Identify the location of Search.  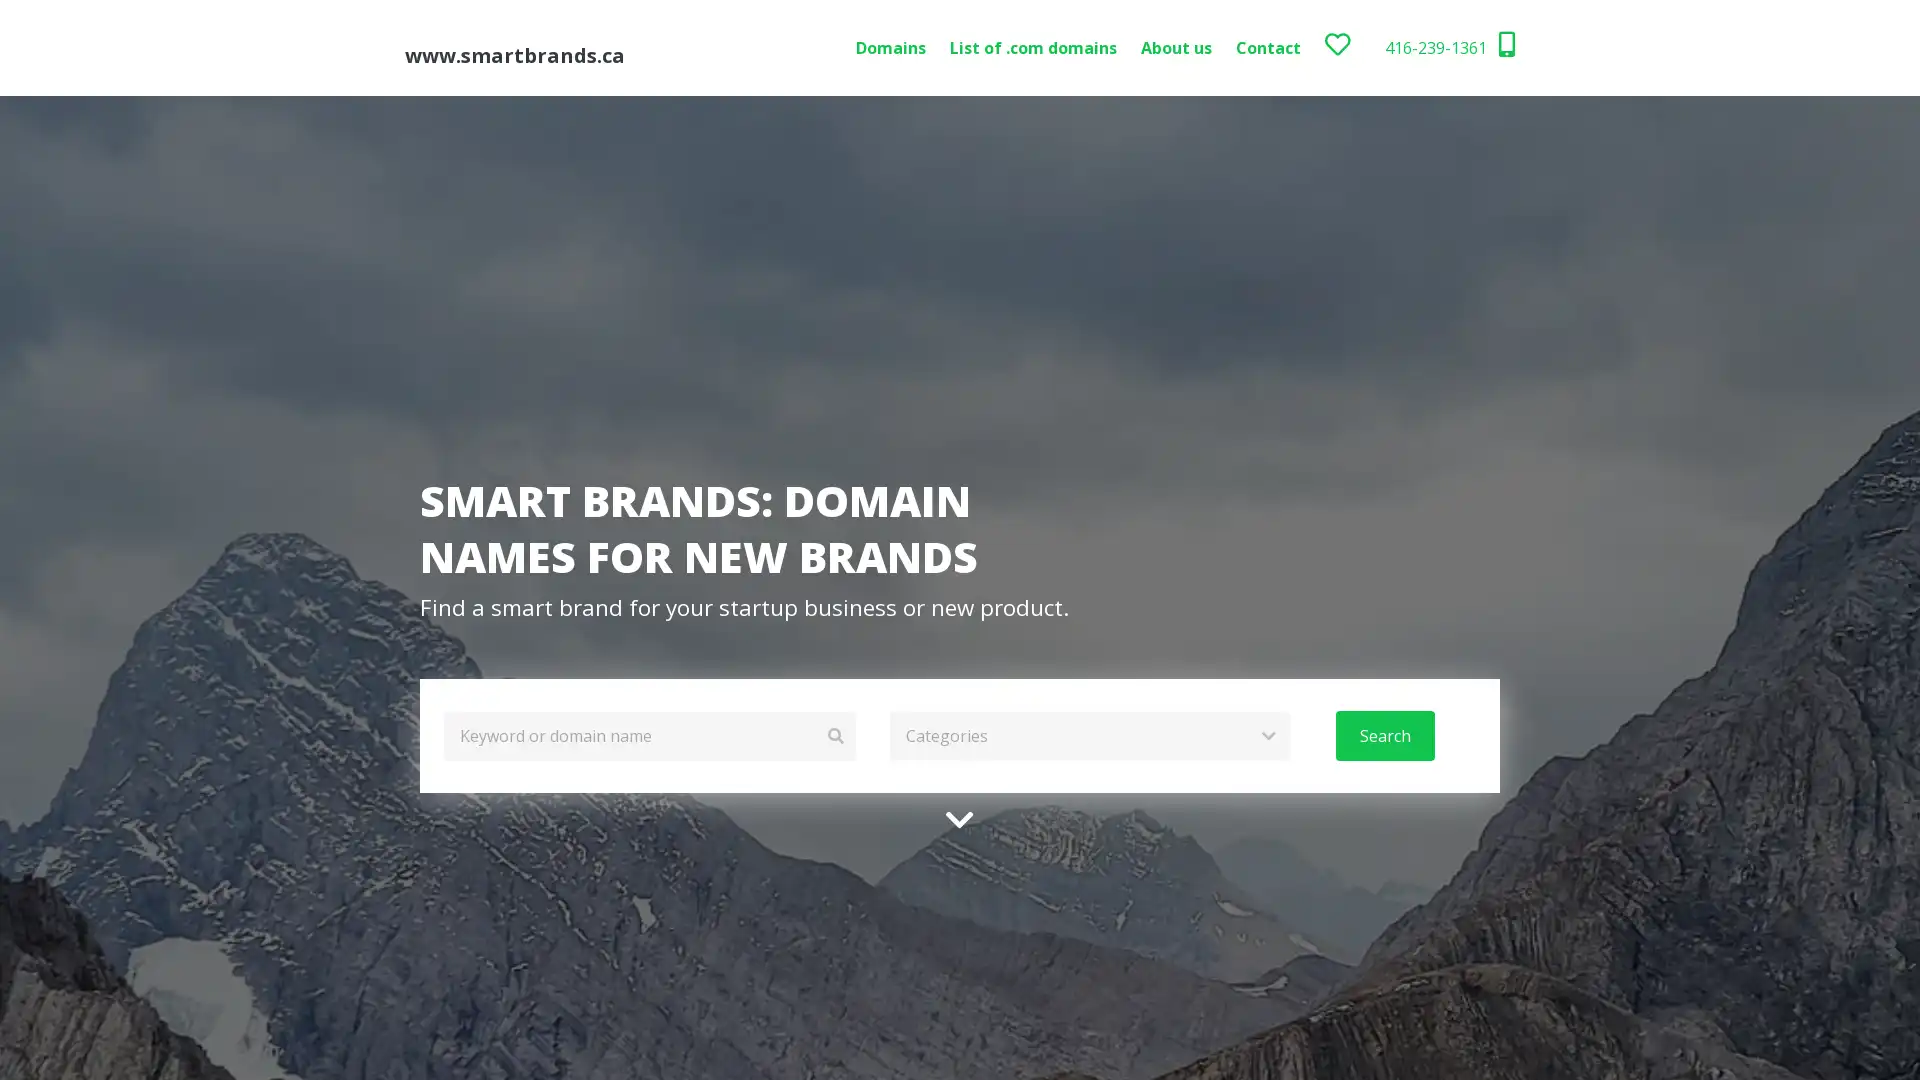
(1383, 735).